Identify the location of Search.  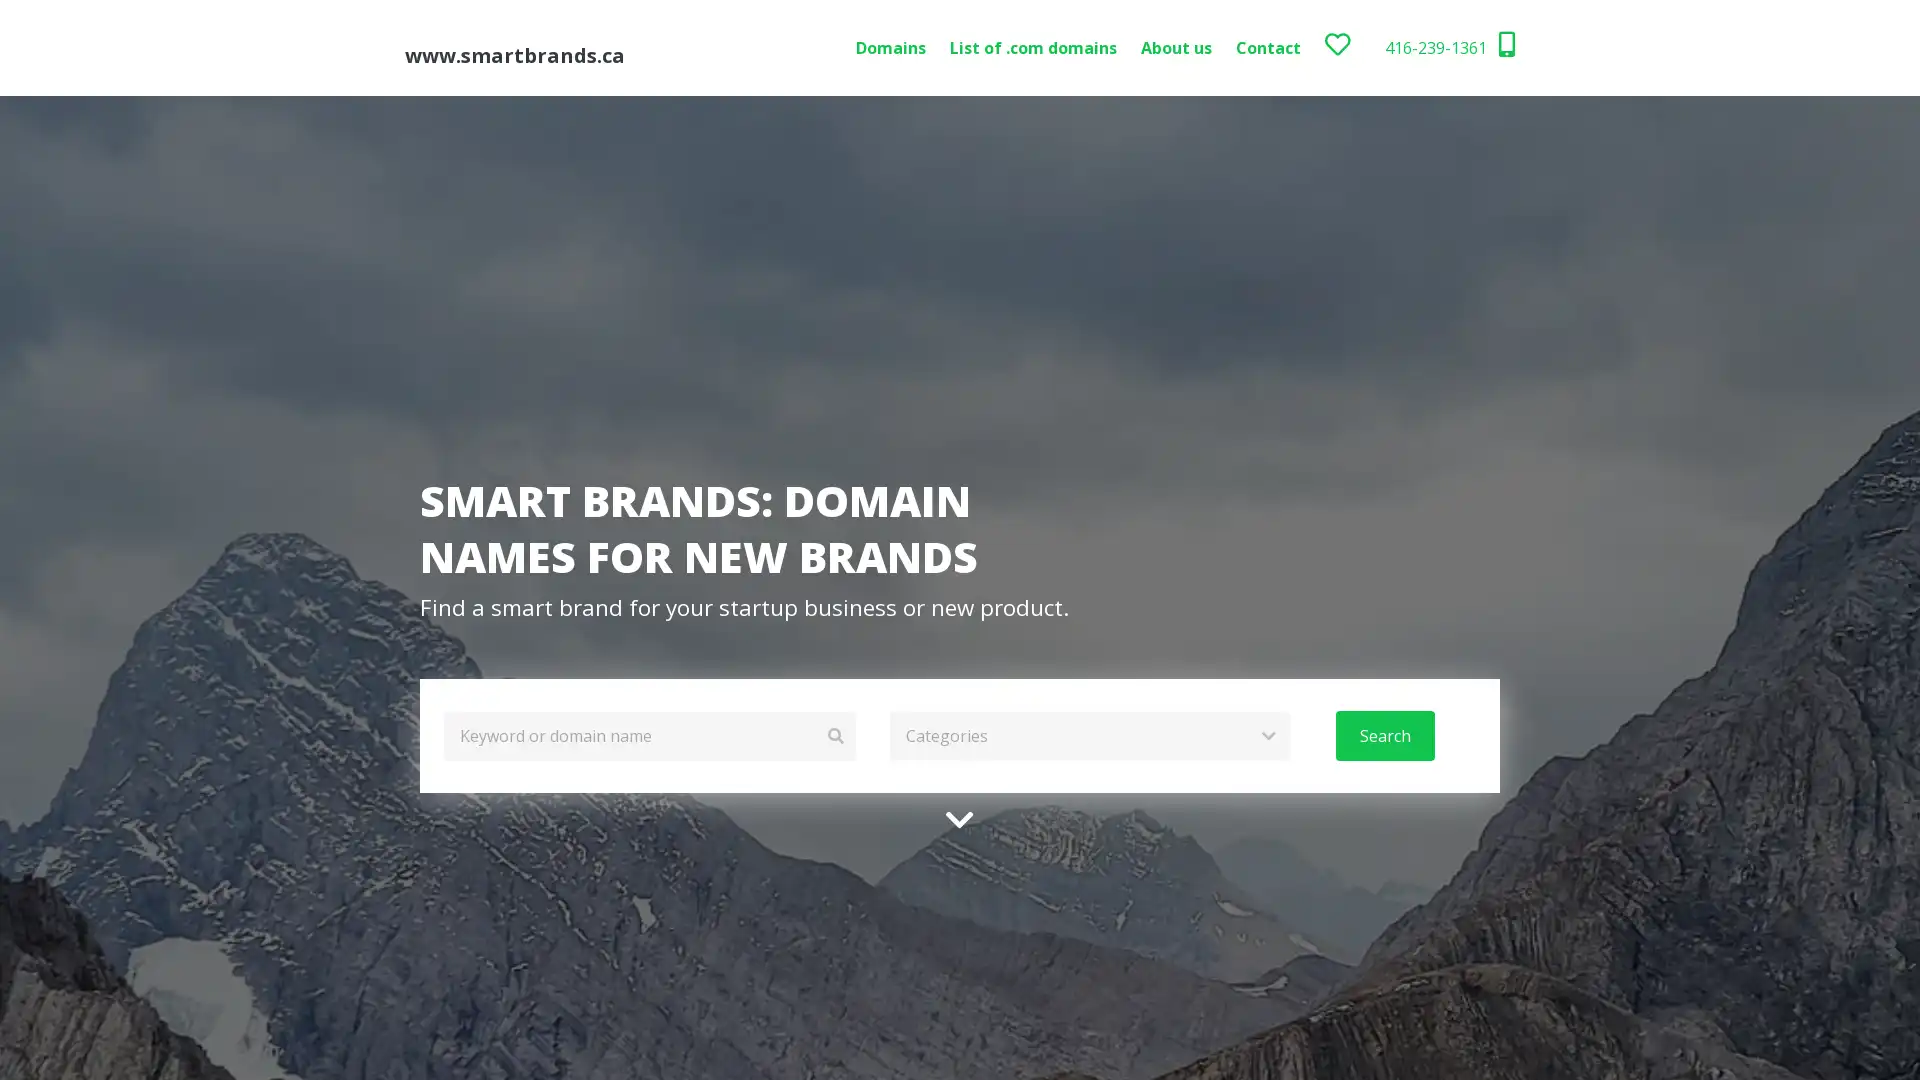
(1383, 735).